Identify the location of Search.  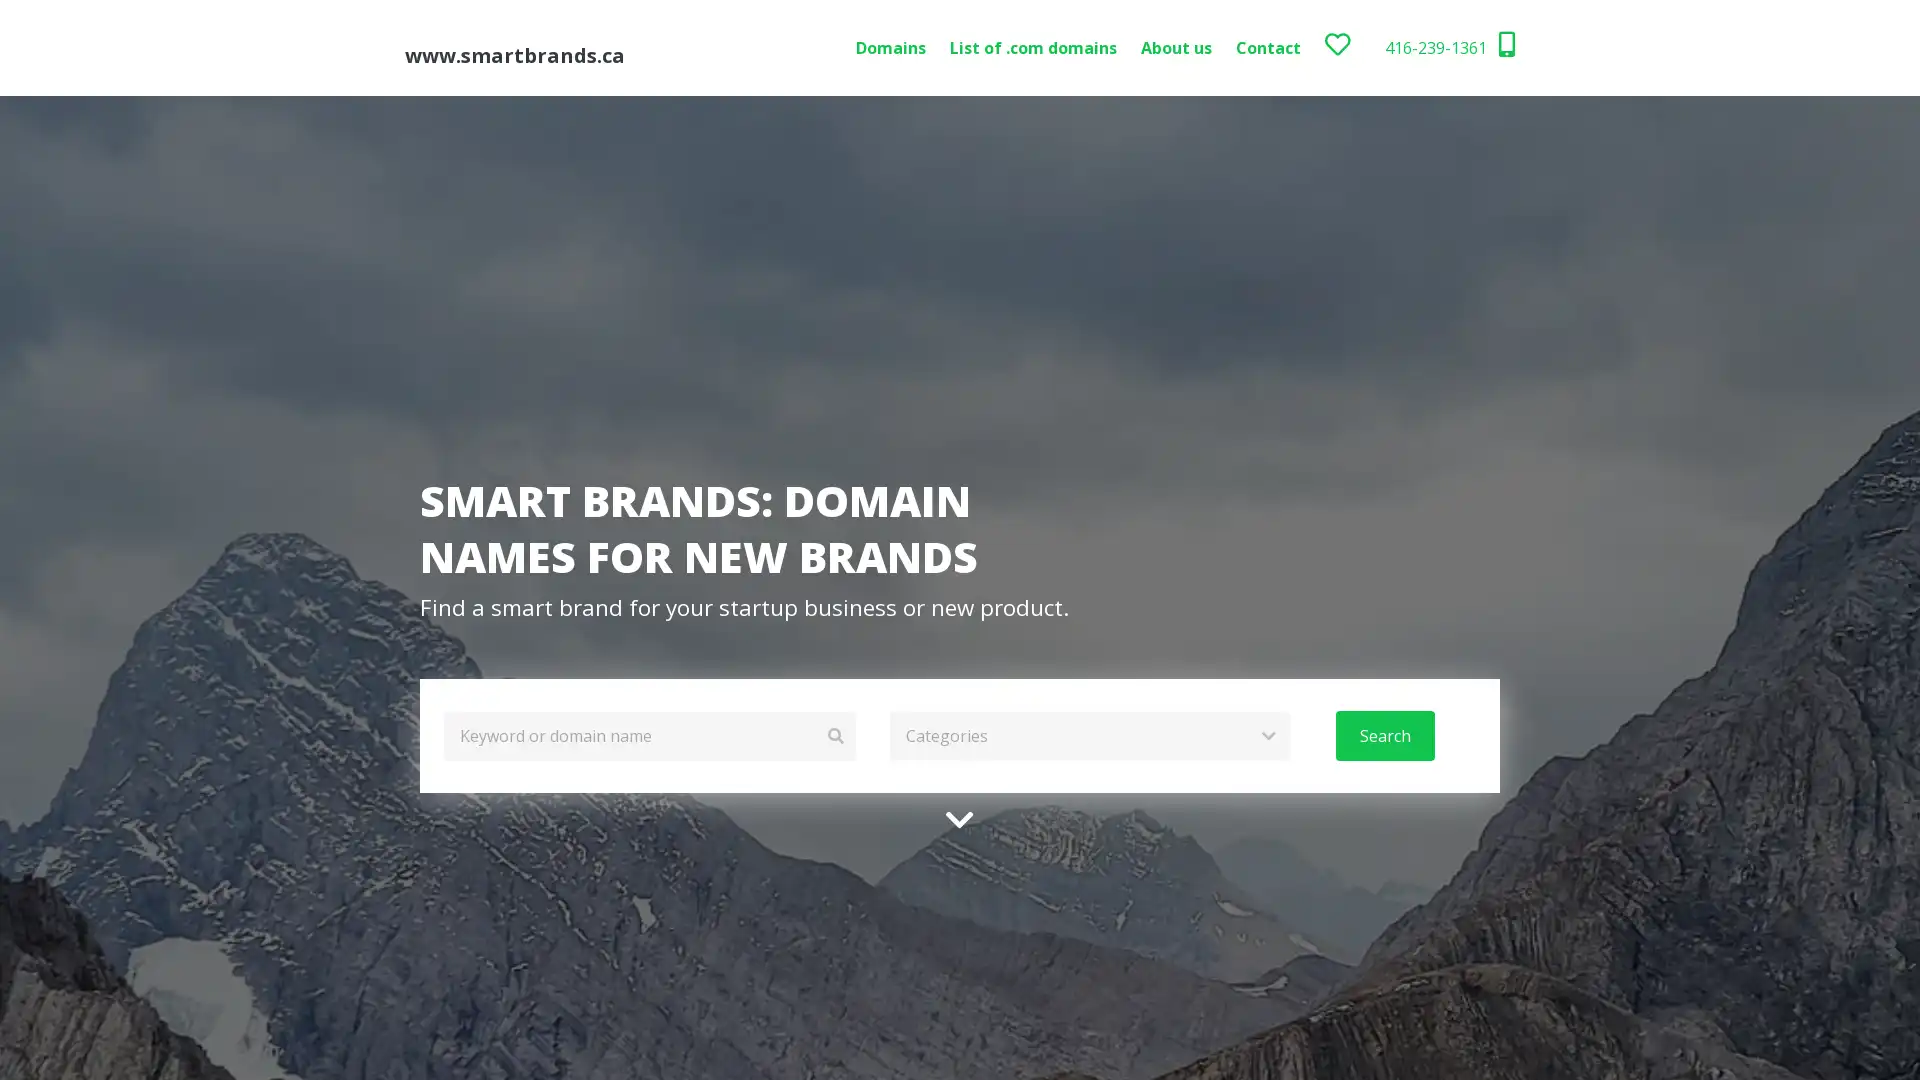
(1383, 735).